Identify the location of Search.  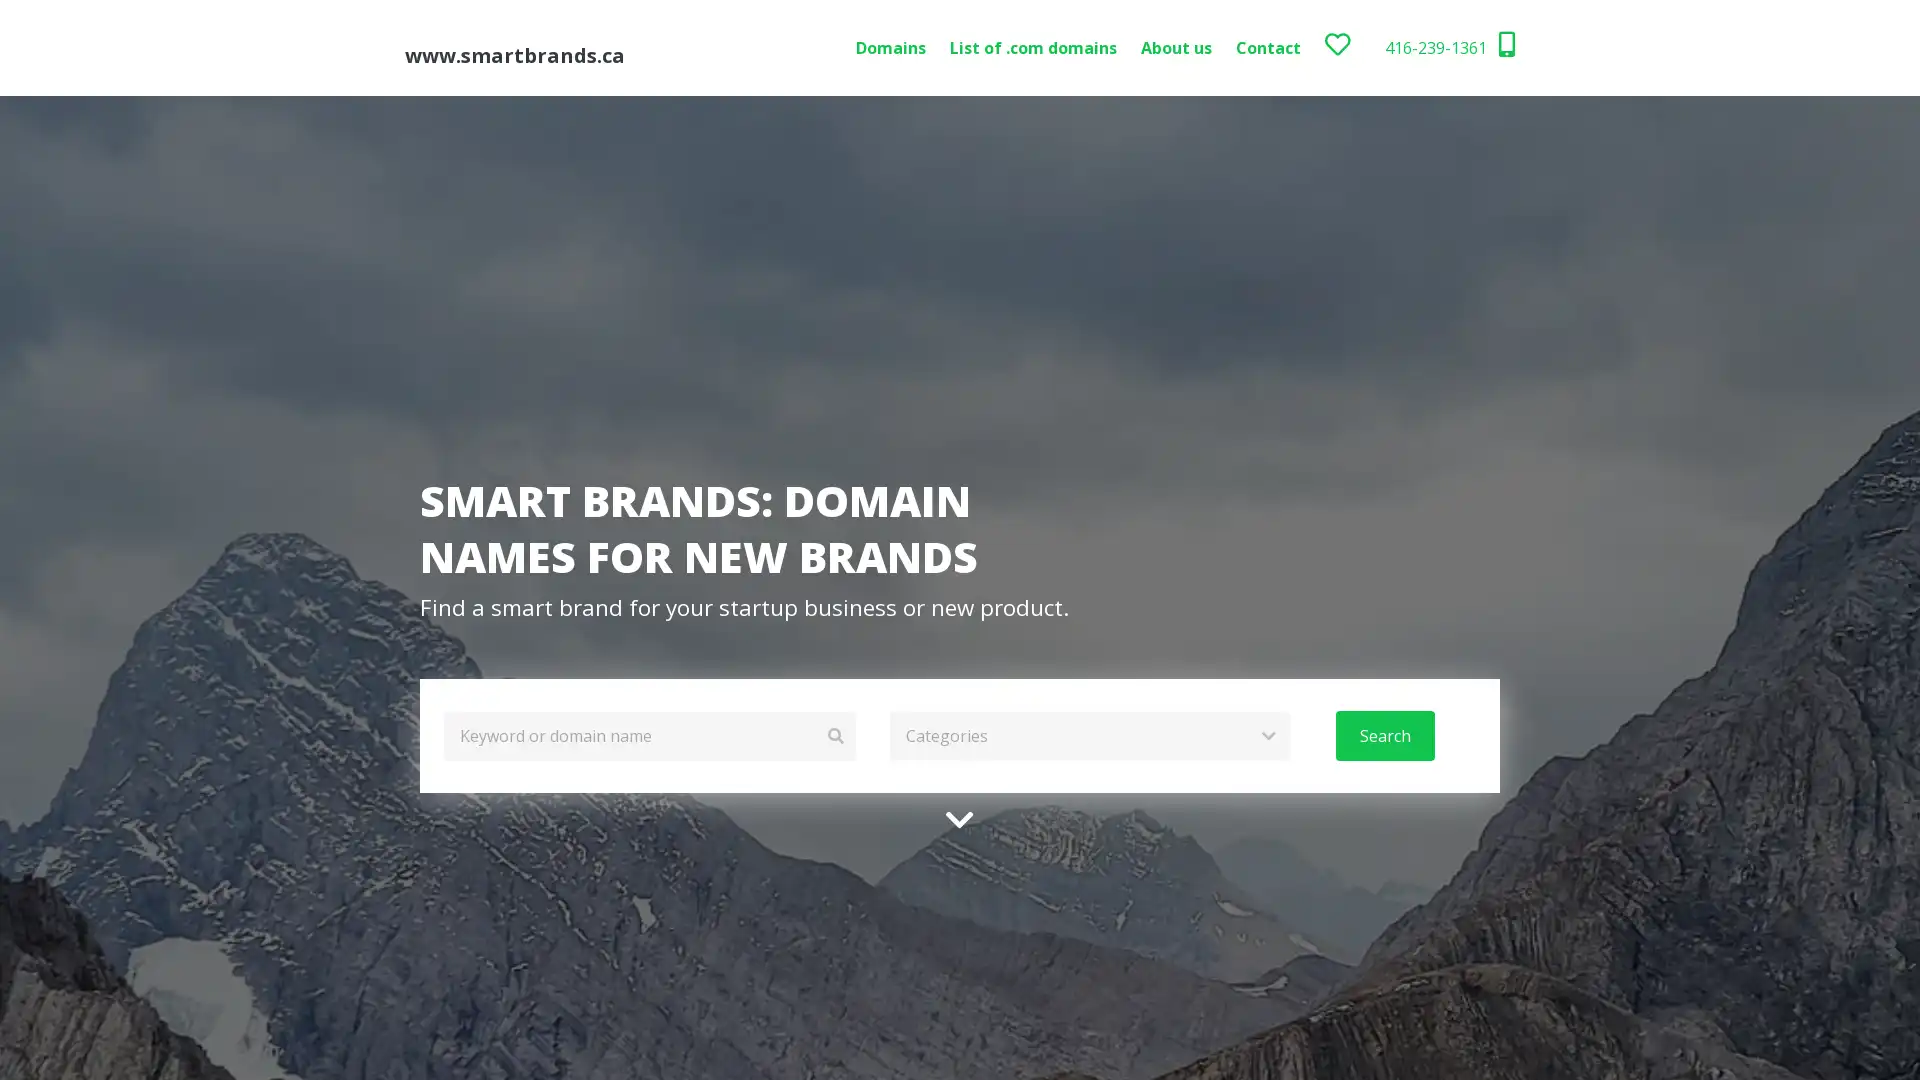
(1383, 735).